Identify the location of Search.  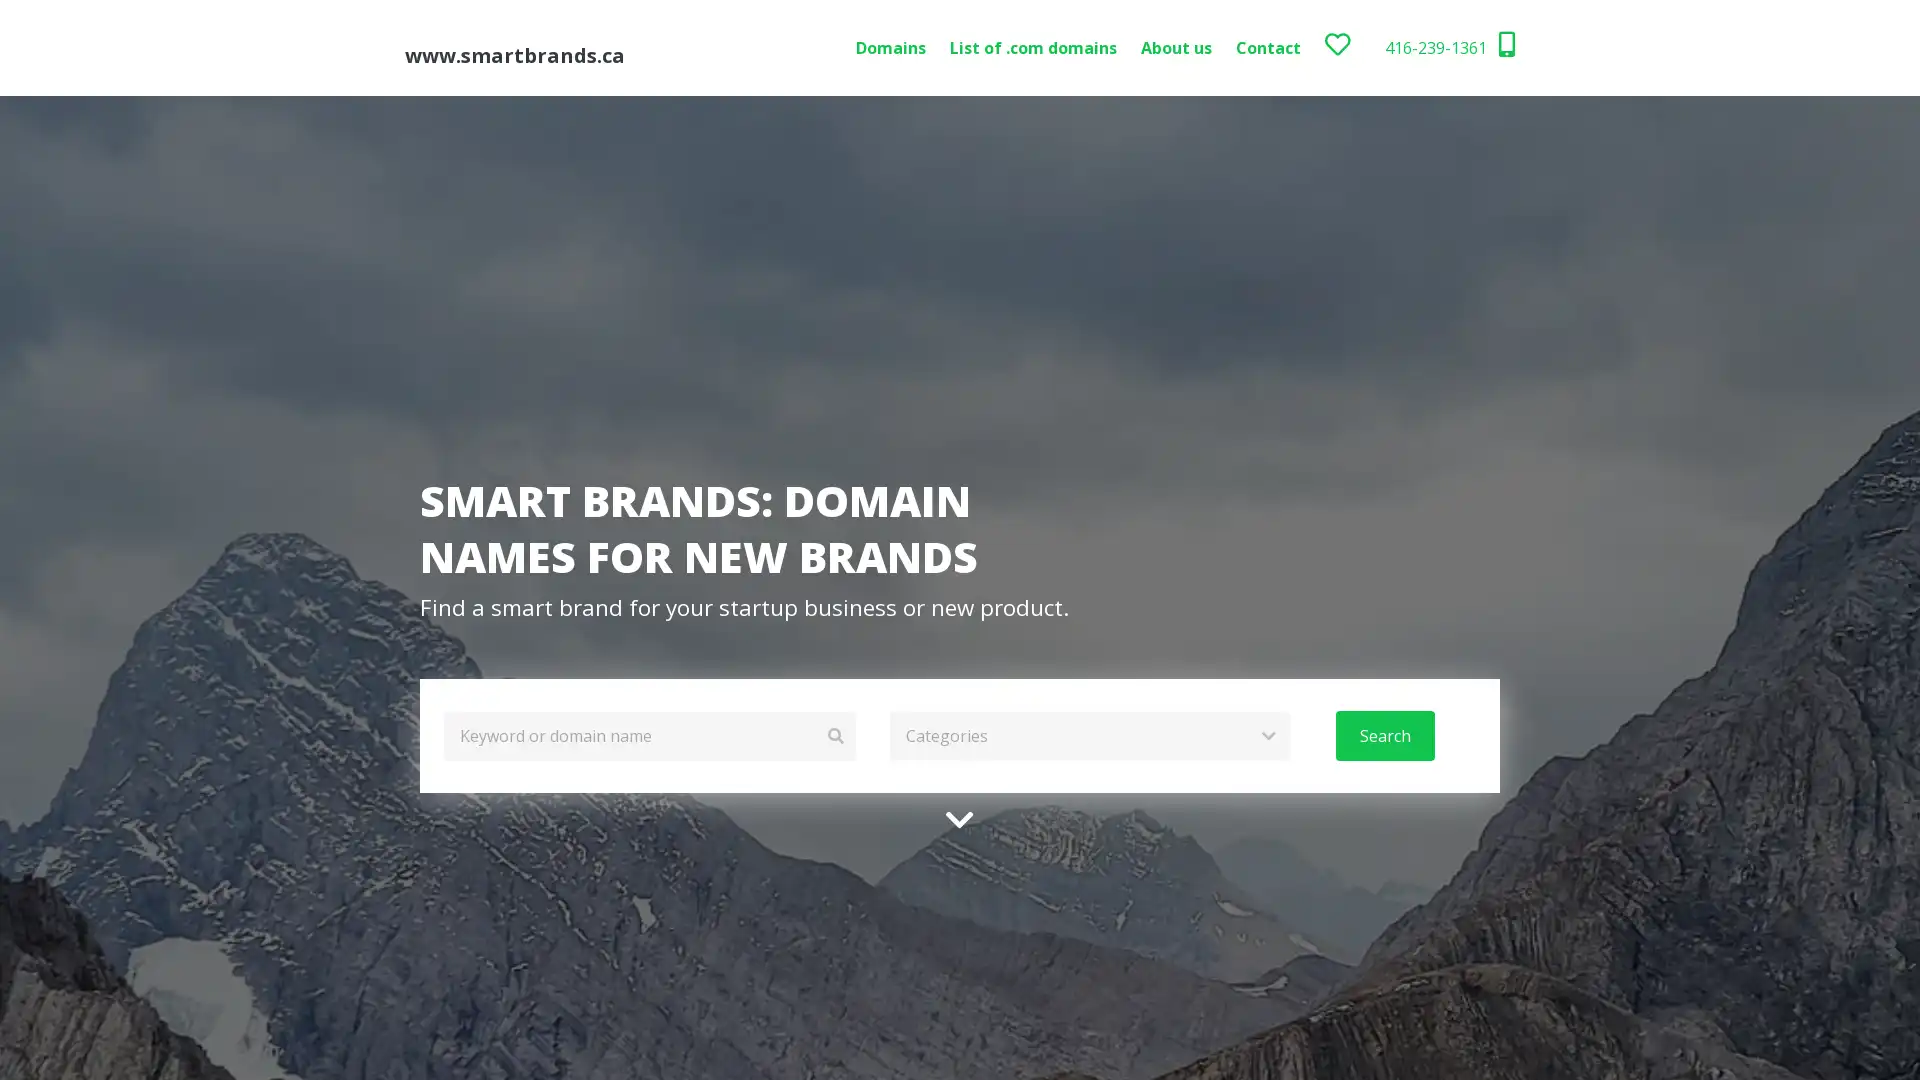
(1383, 735).